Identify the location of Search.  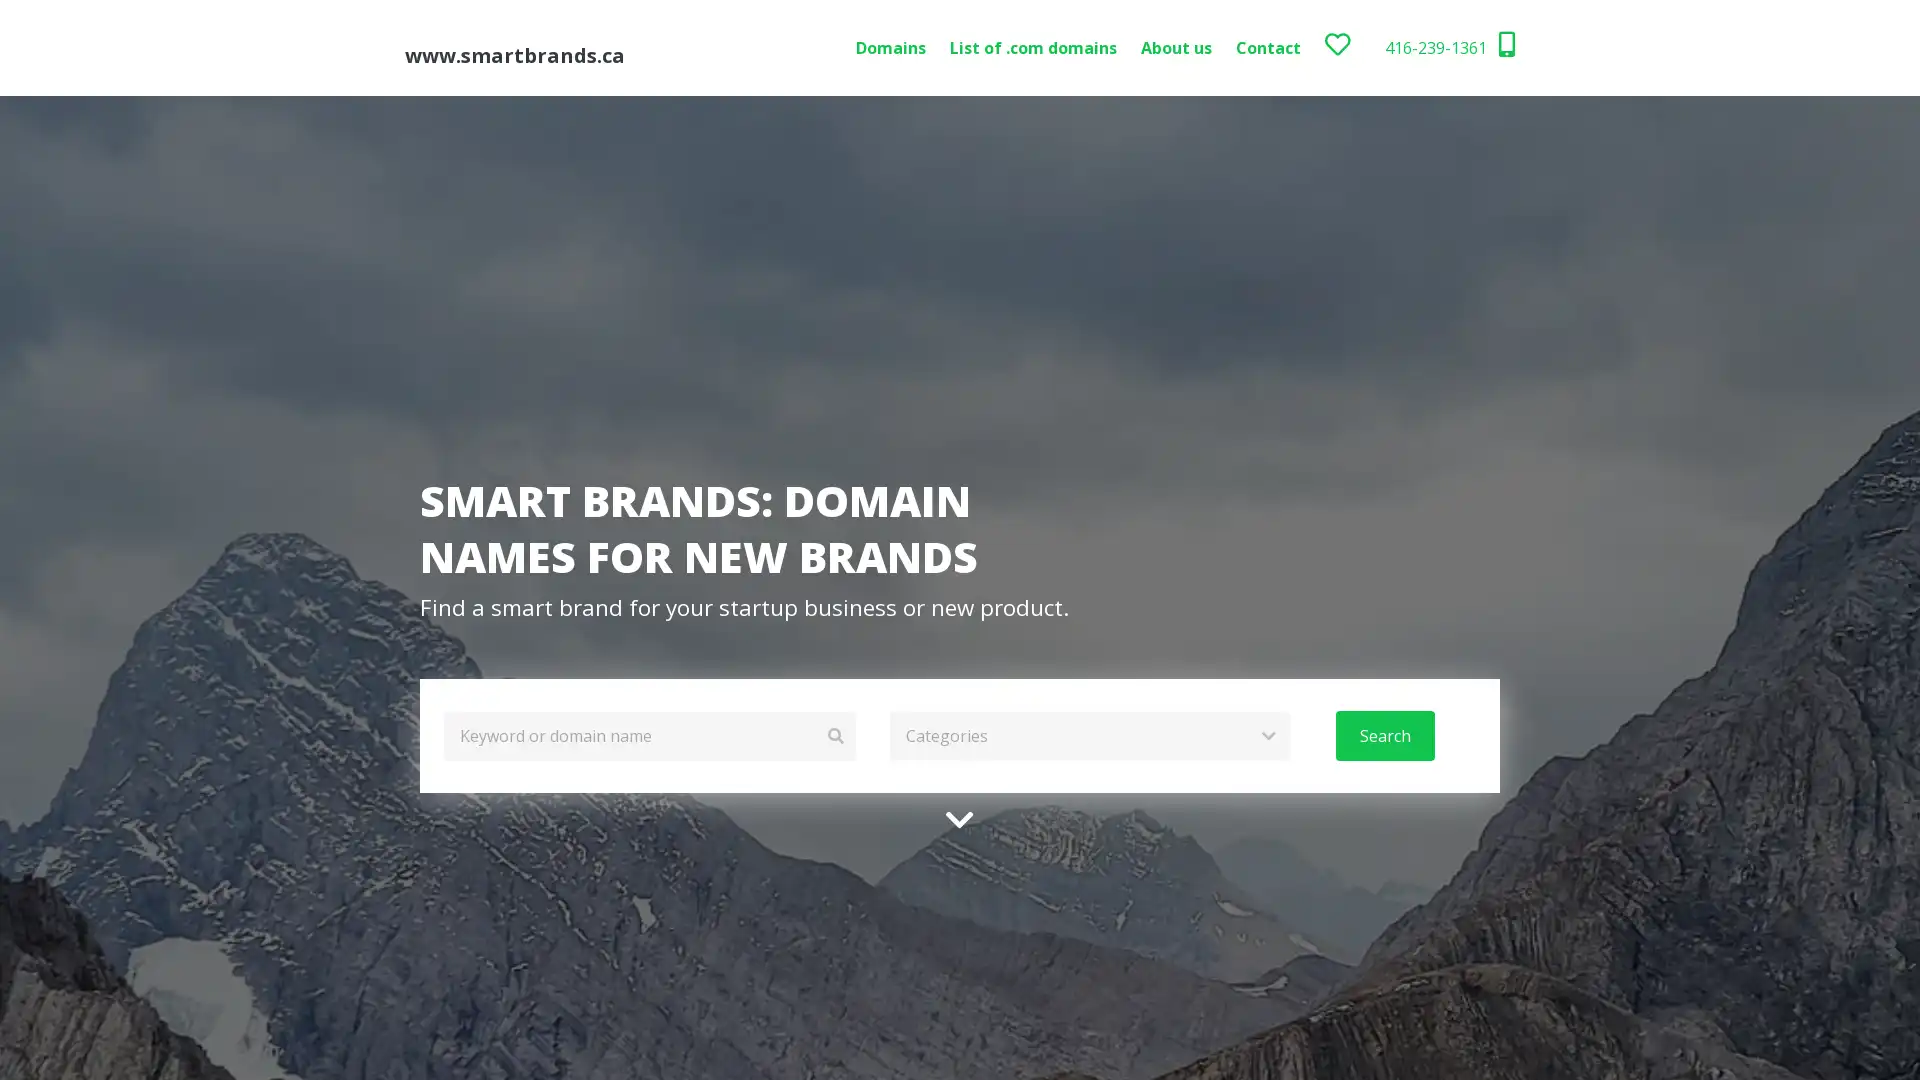
(1383, 735).